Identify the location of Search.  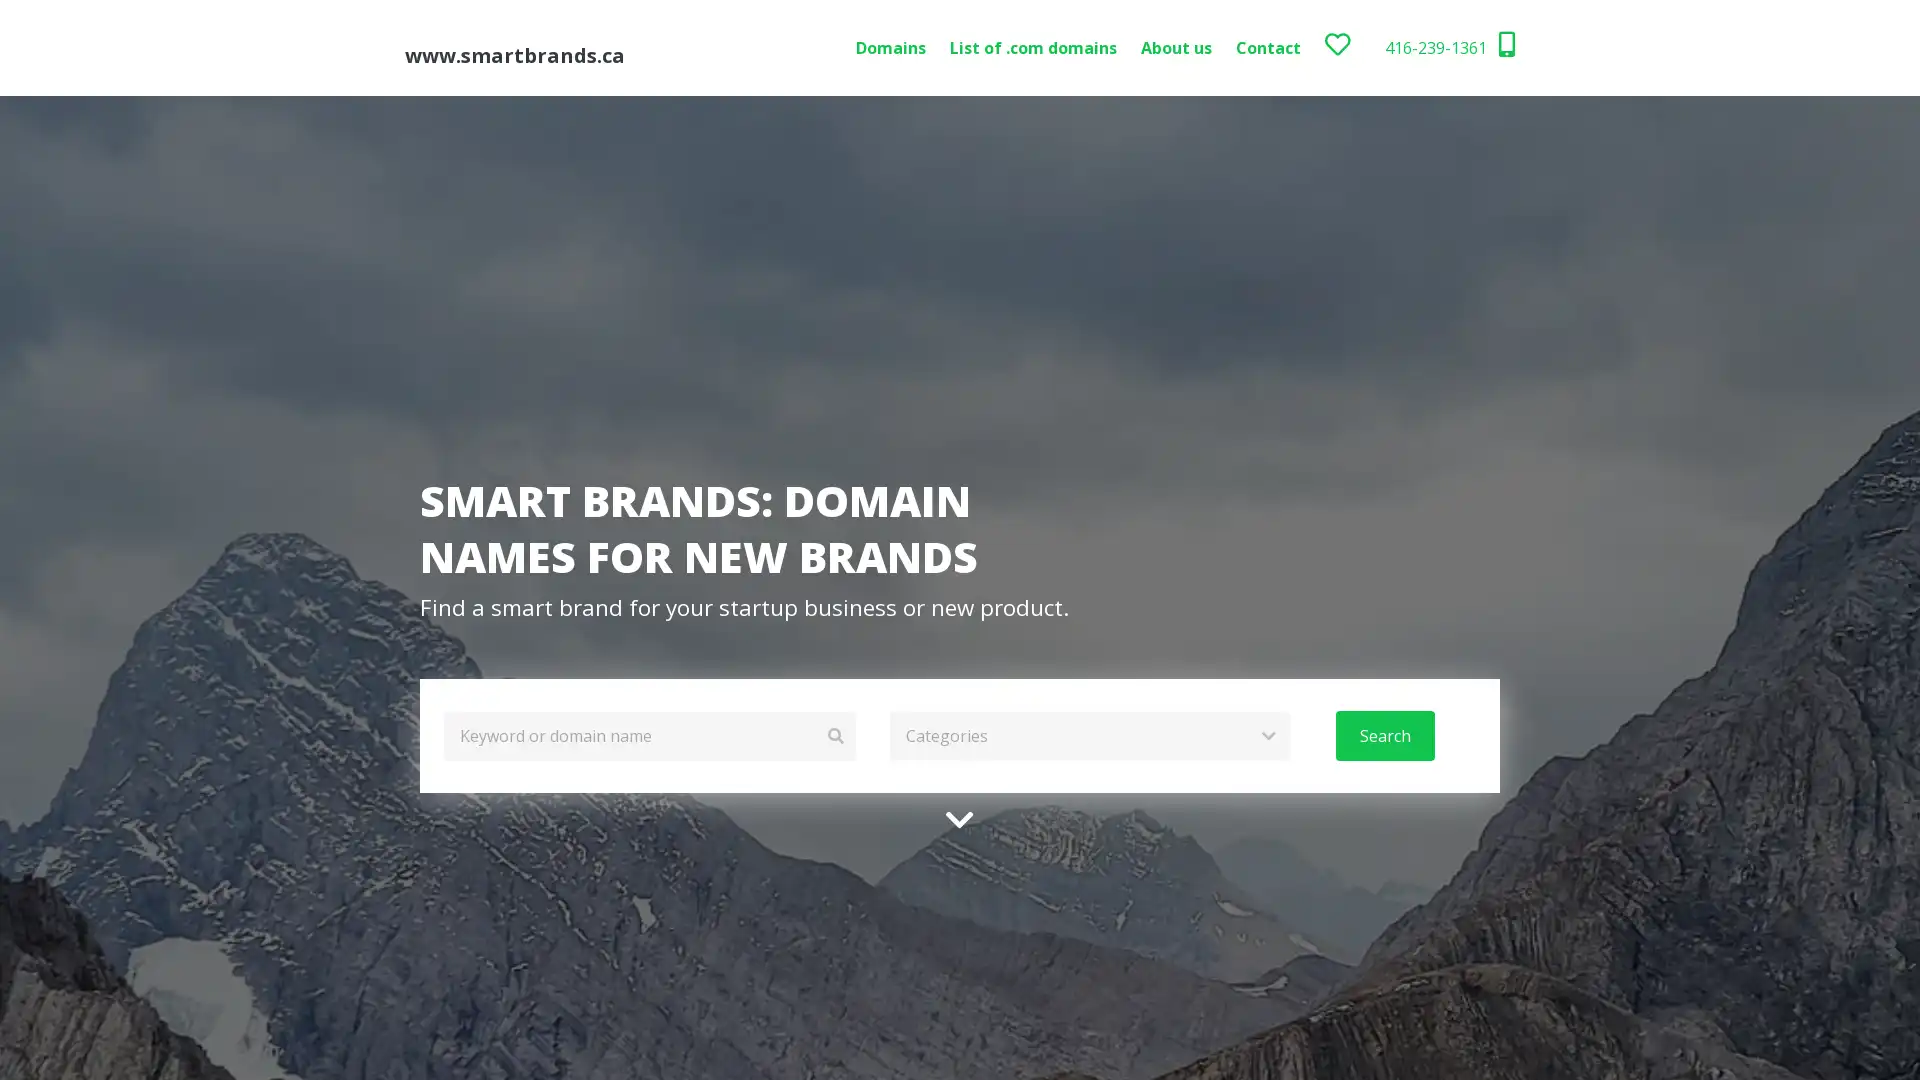
(1383, 735).